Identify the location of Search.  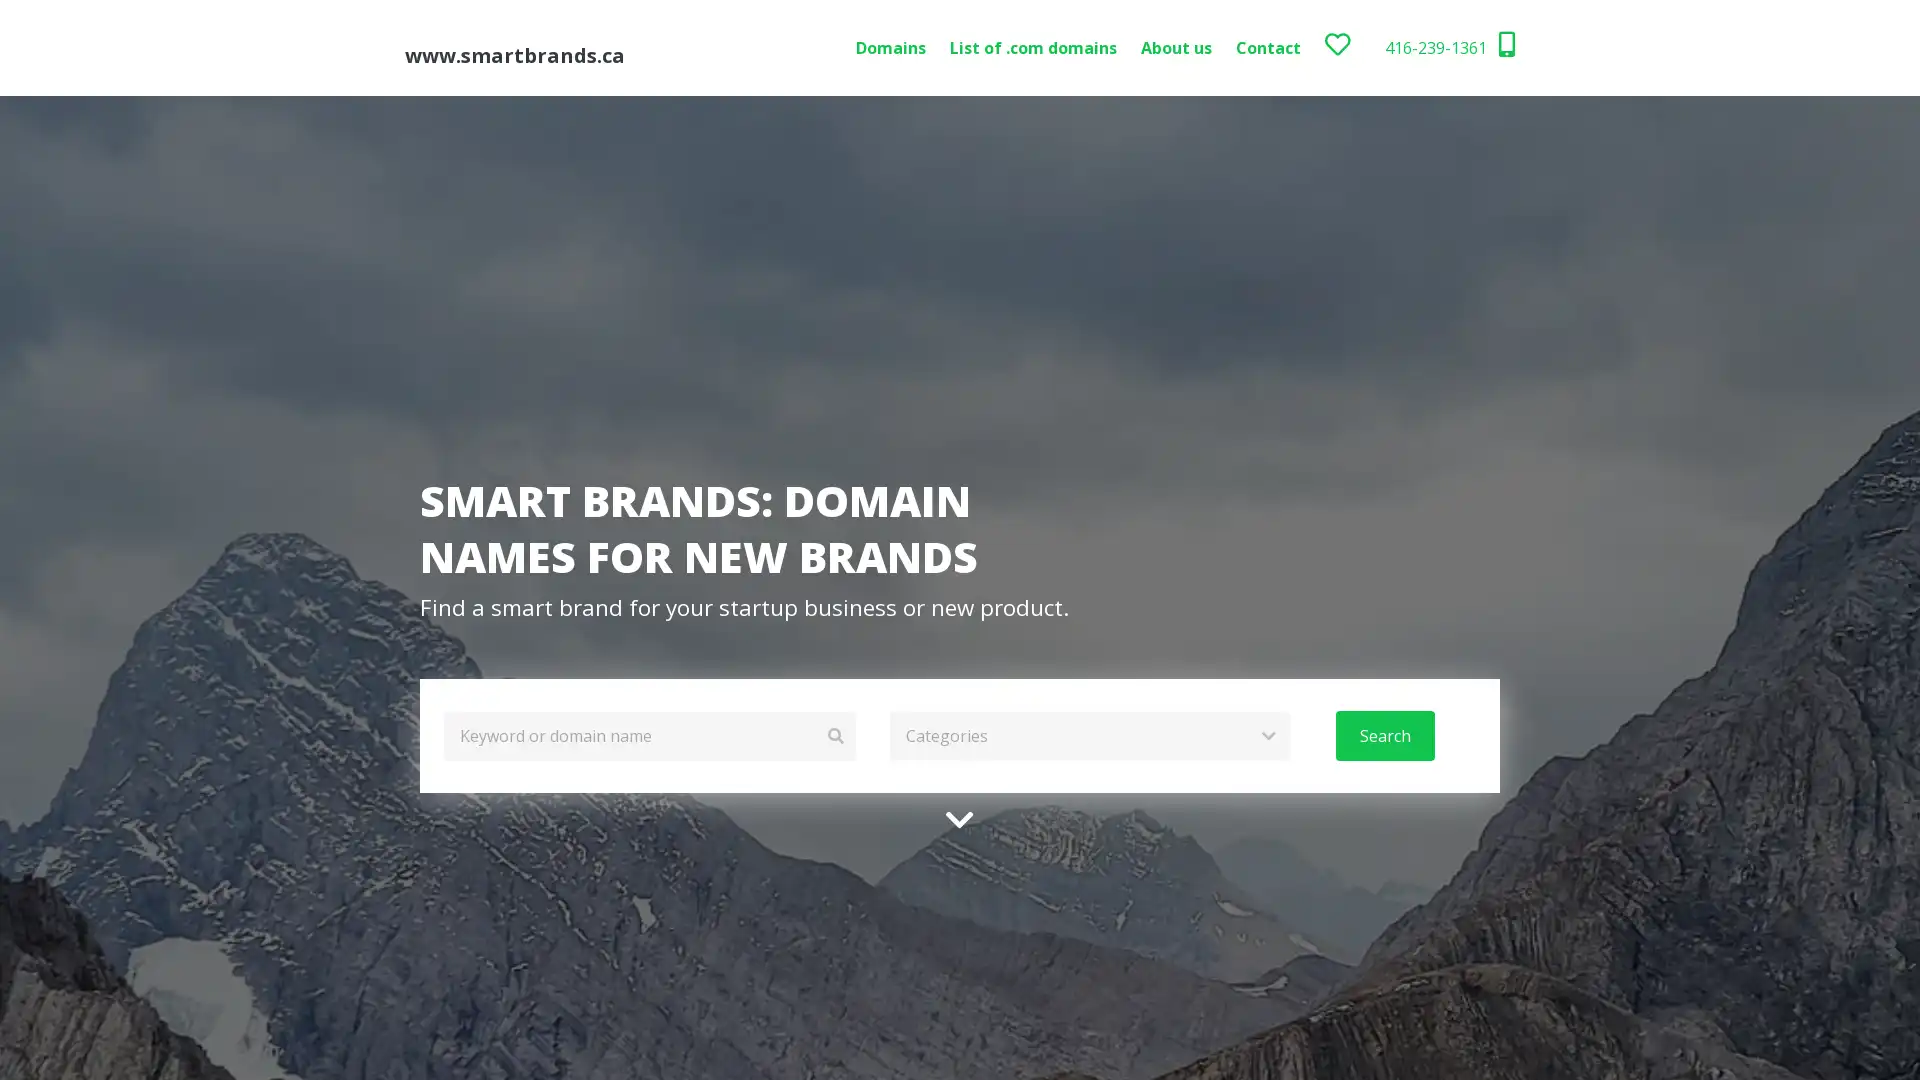
(1383, 735).